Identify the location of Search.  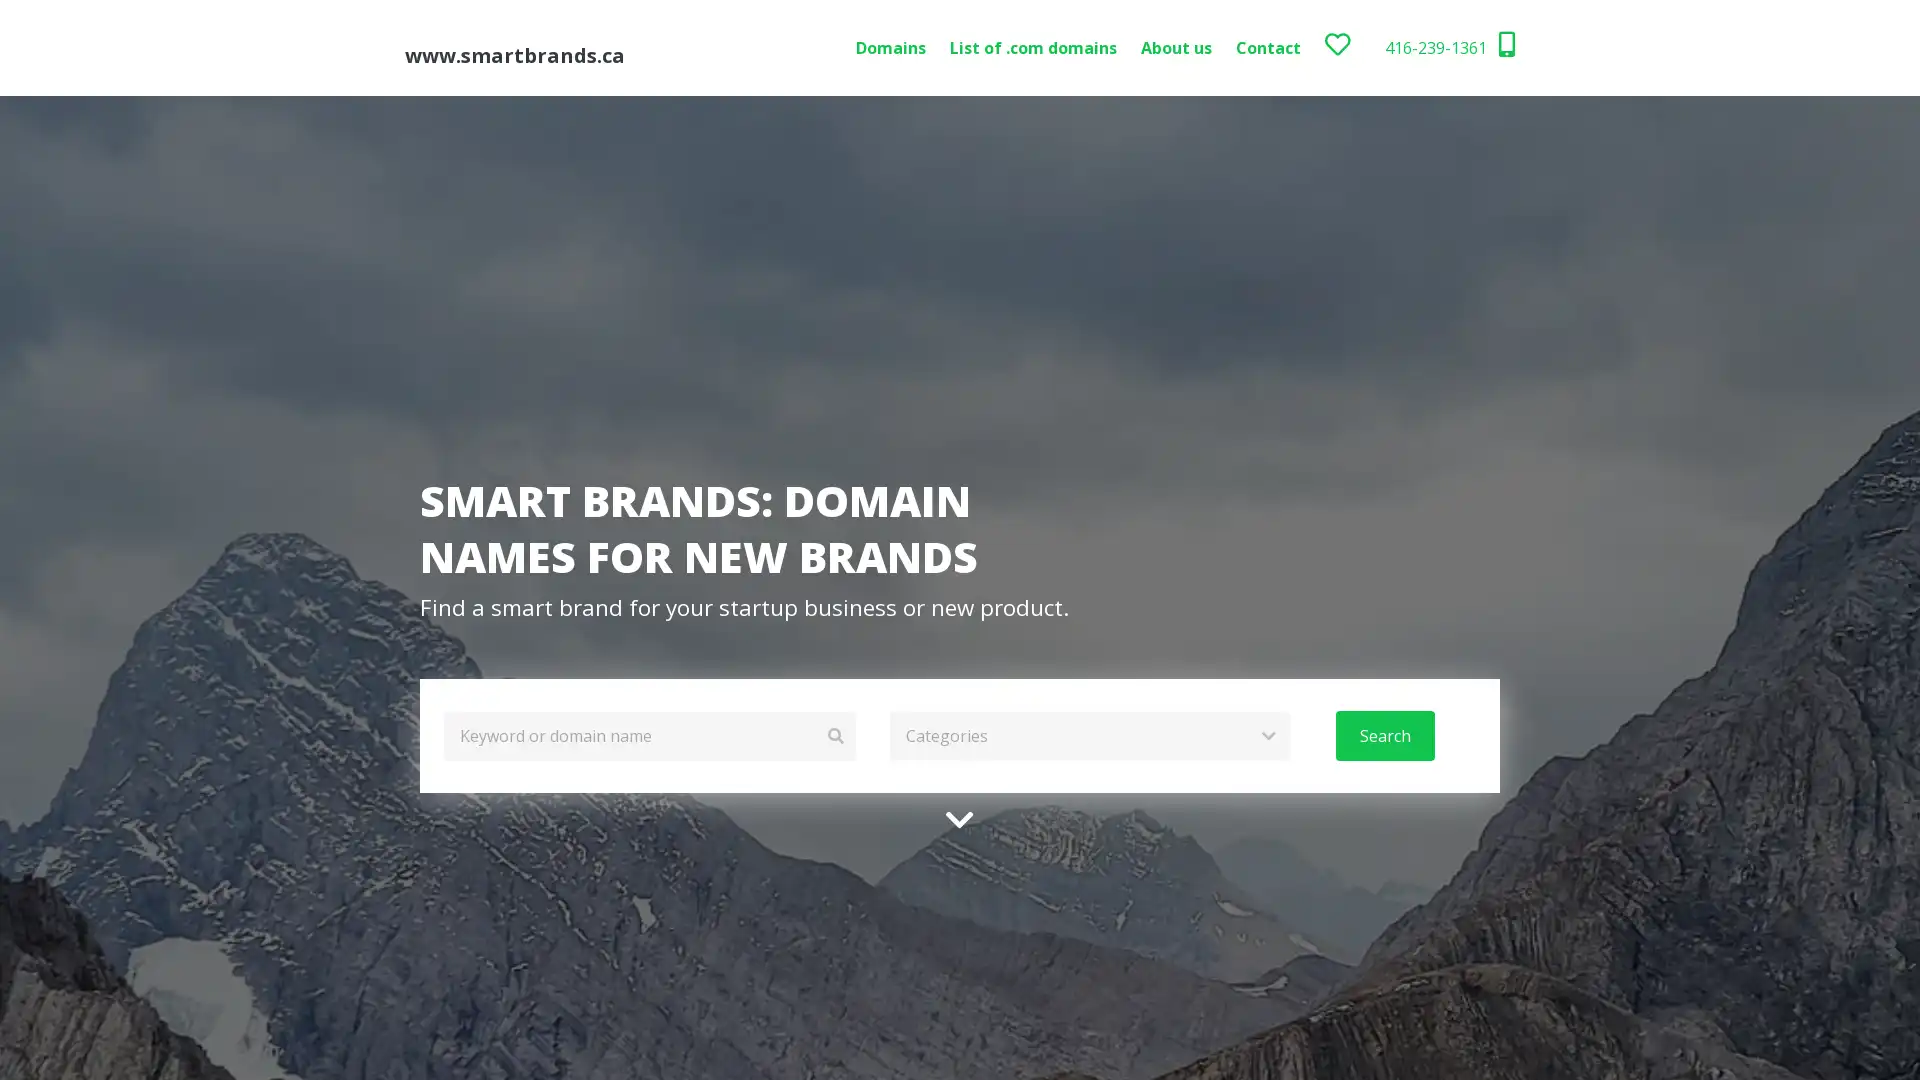
(1383, 735).